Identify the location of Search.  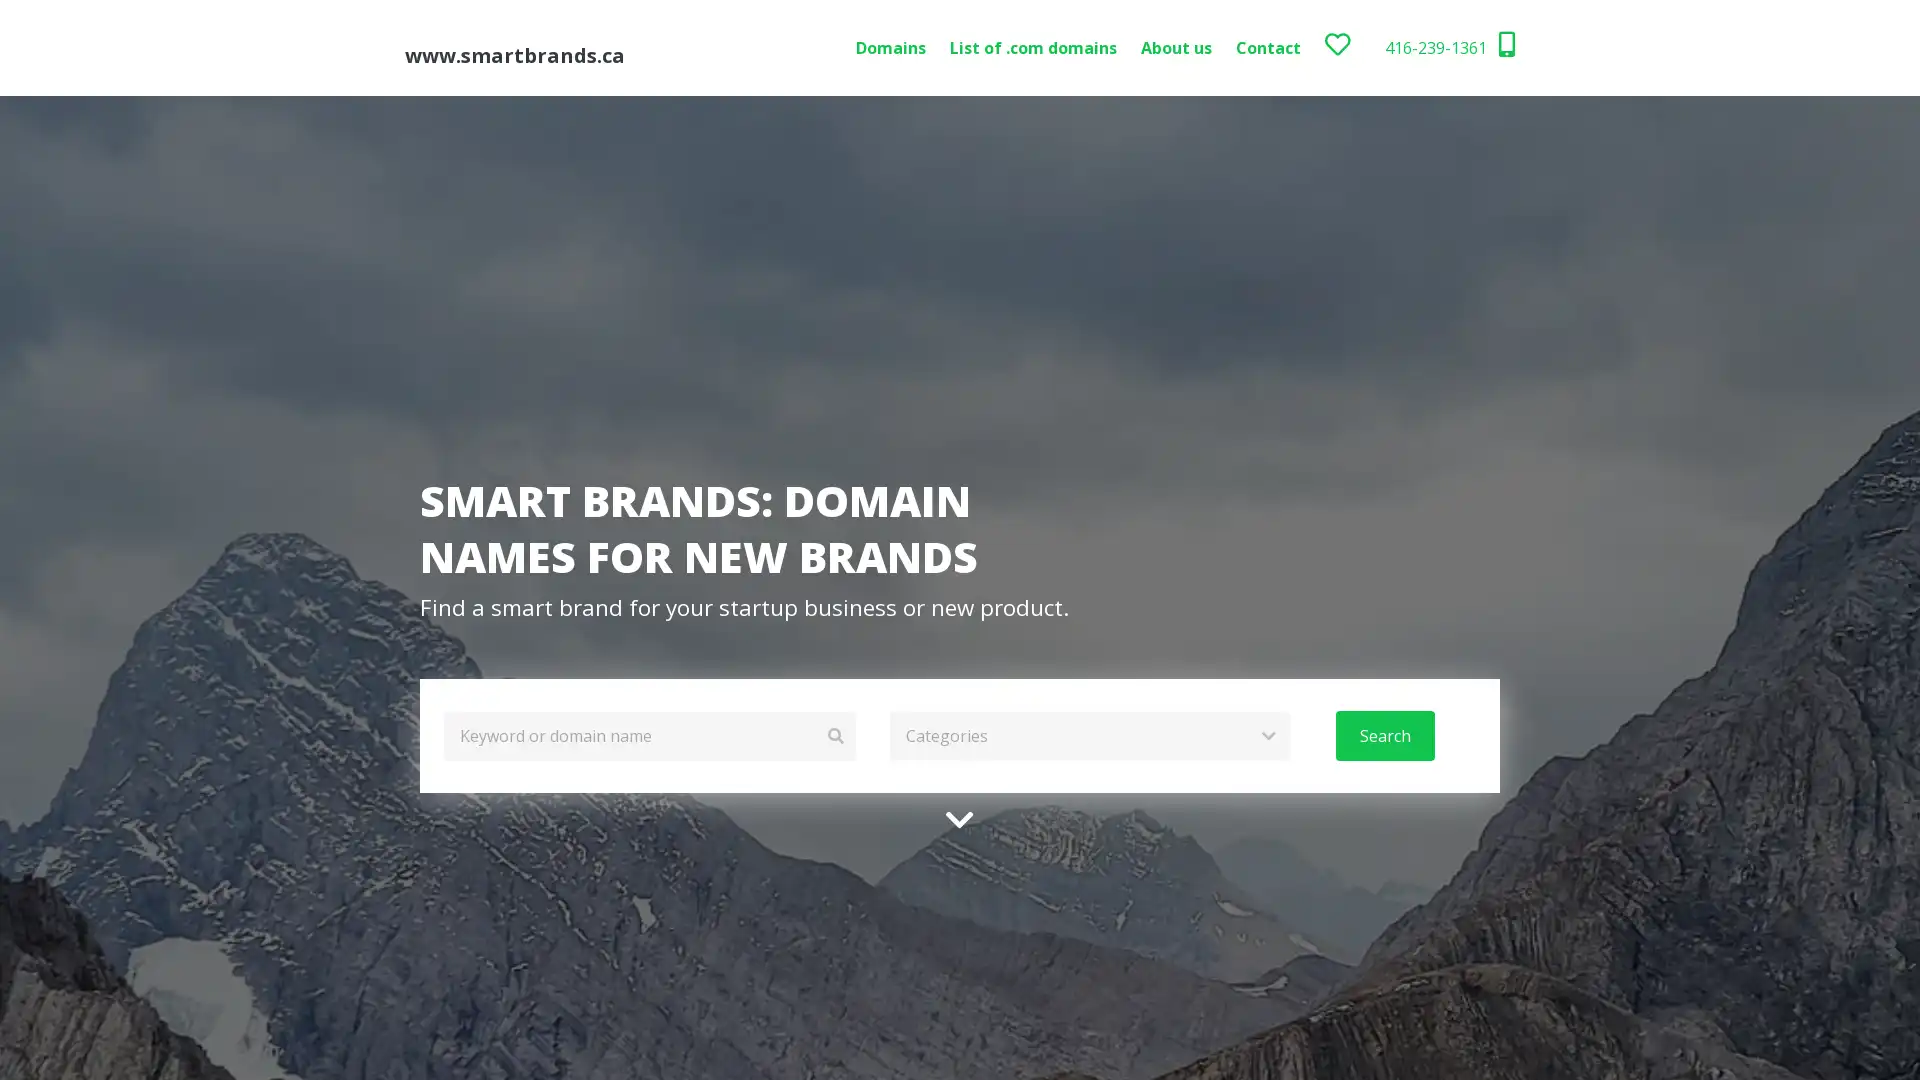
(1383, 735).